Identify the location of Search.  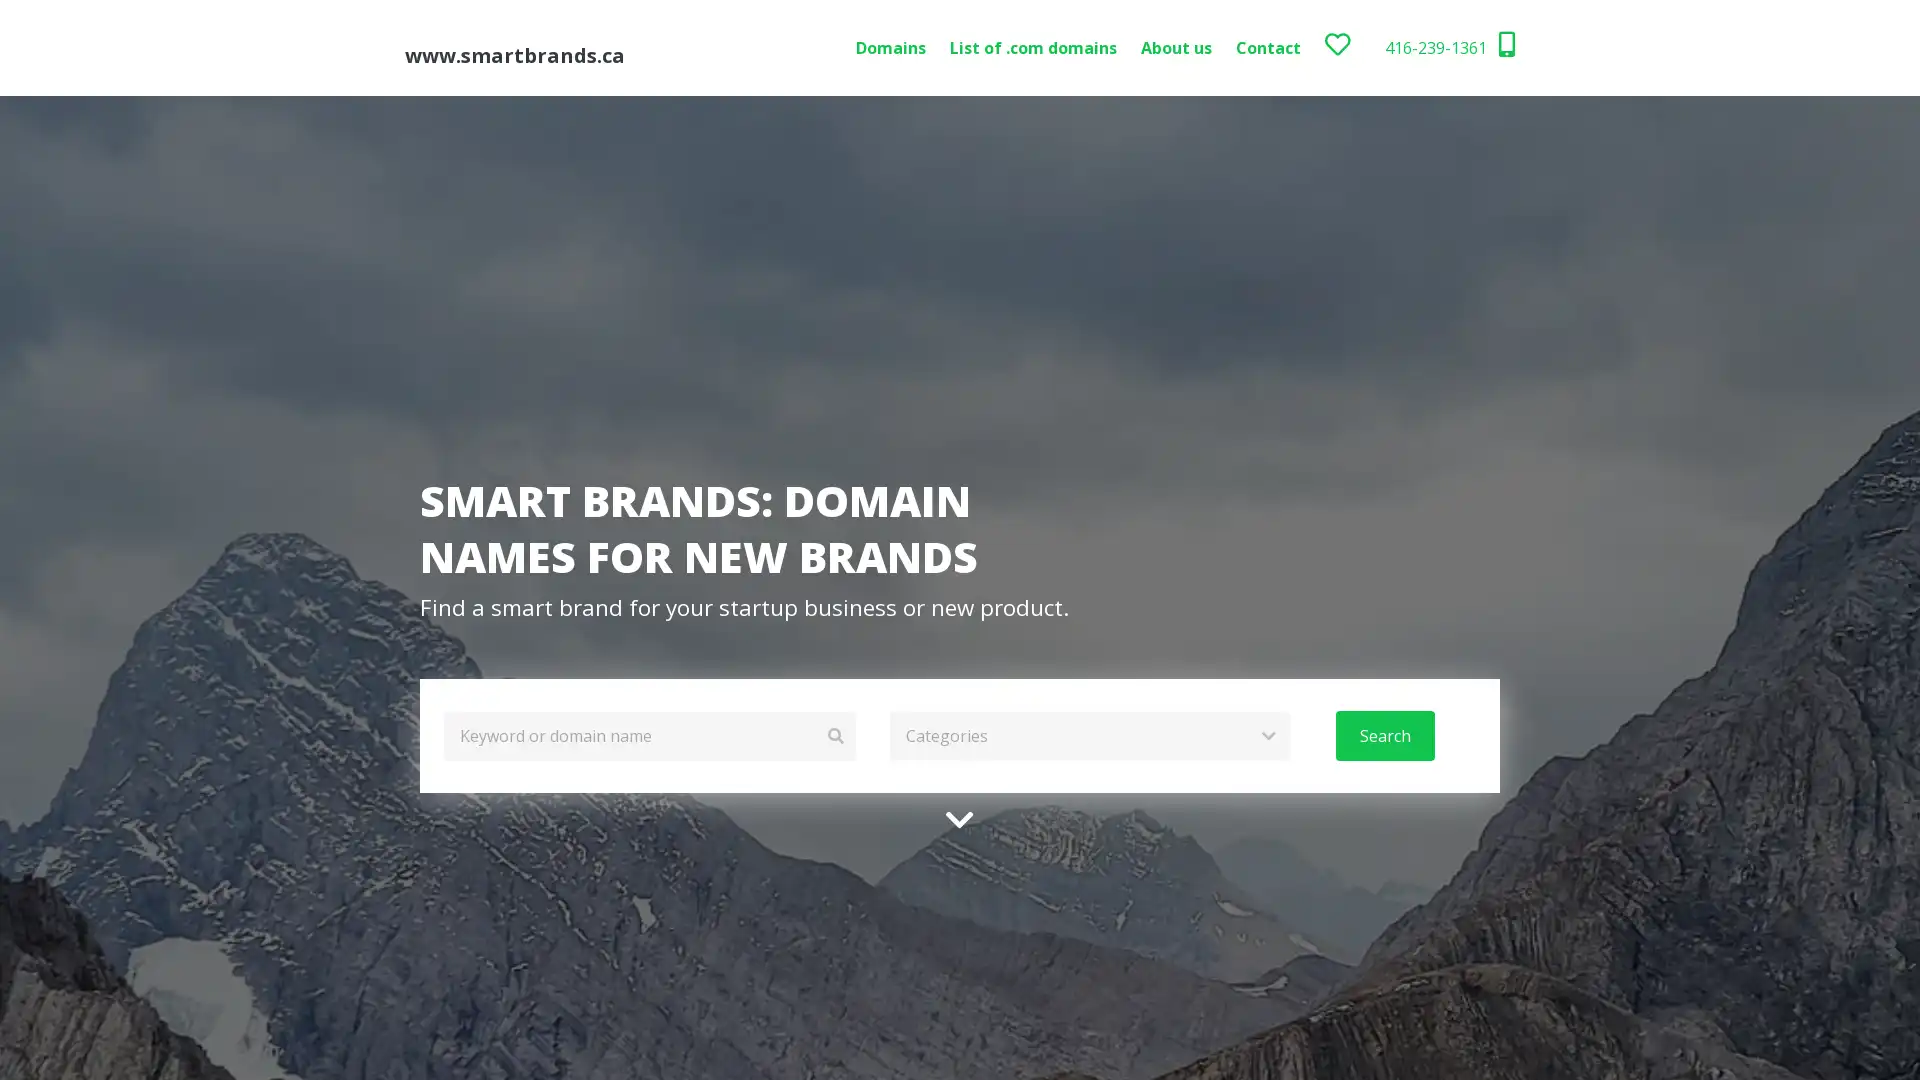
(1383, 735).